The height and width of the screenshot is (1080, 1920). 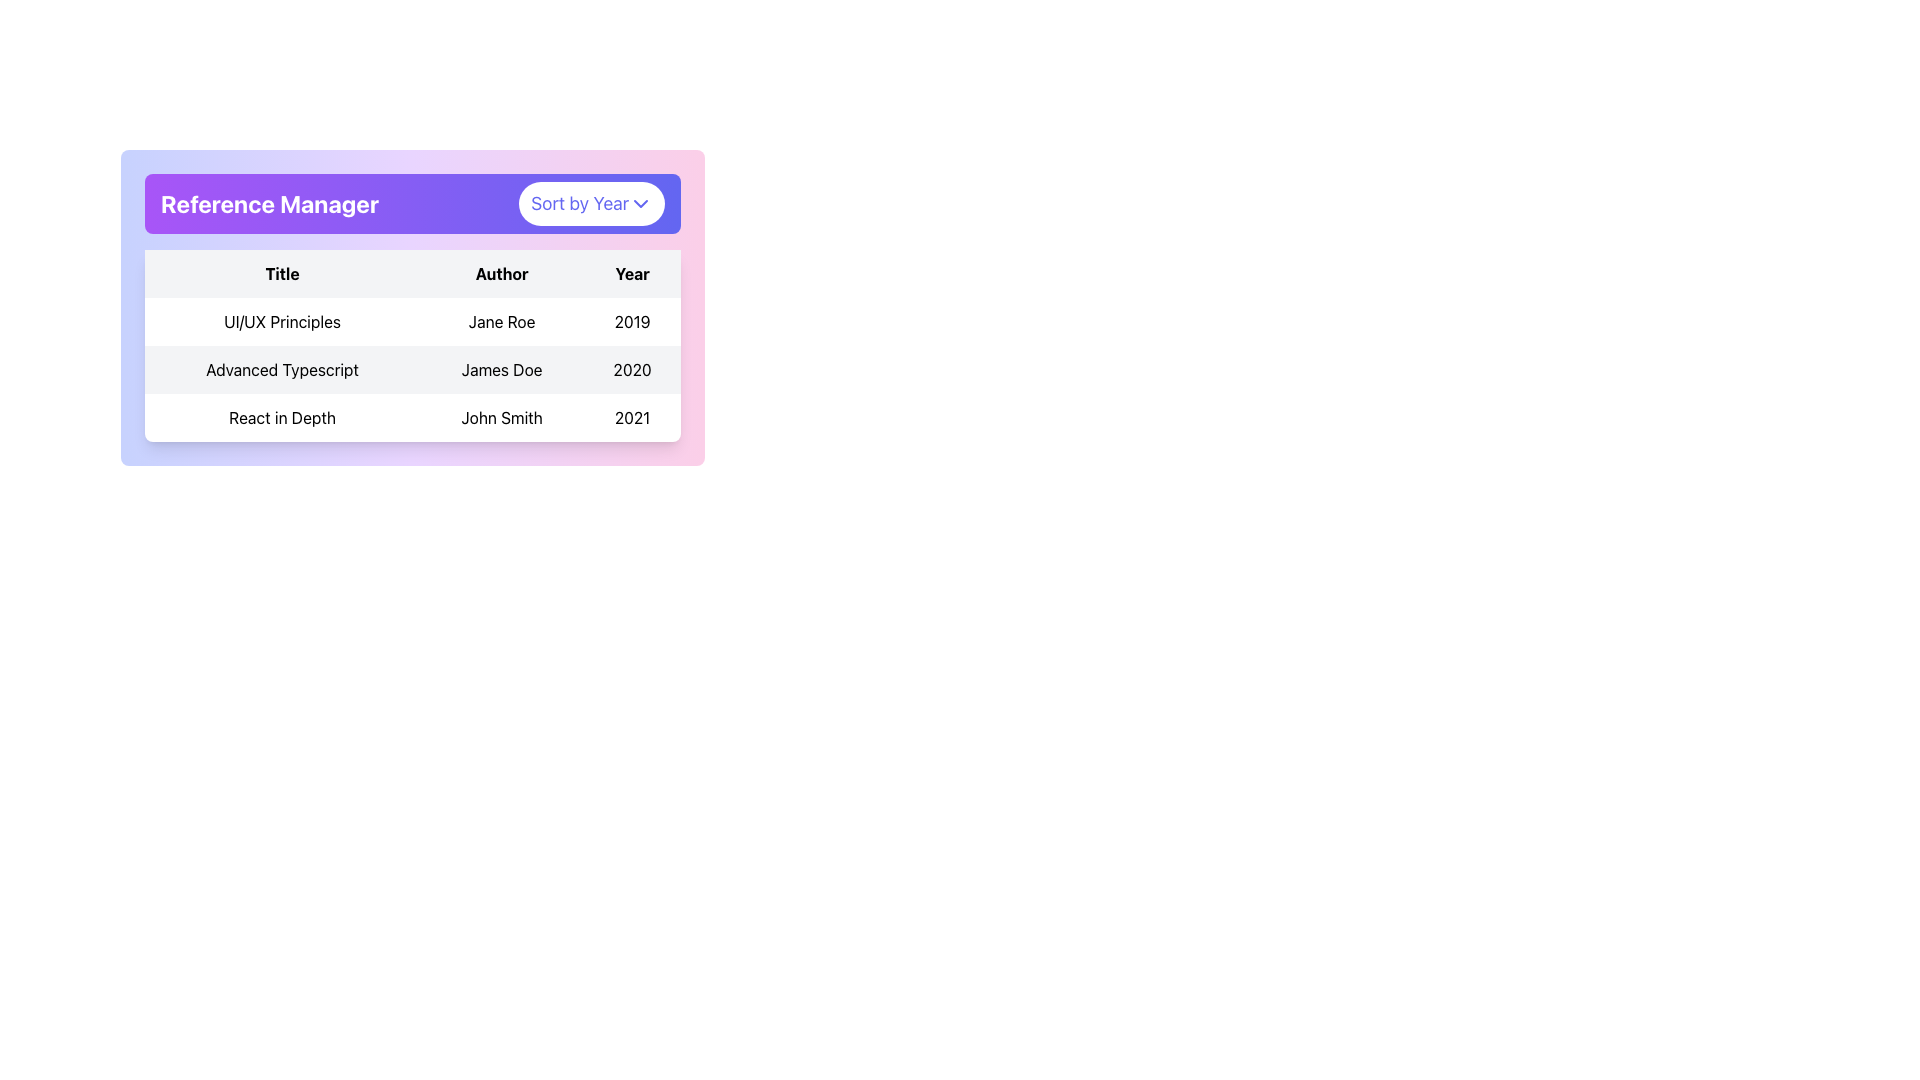 What do you see at coordinates (281, 416) in the screenshot?
I see `the 'React in Depth' text content located in the third row under the 'Title' column of the table to sort or interact with it` at bounding box center [281, 416].